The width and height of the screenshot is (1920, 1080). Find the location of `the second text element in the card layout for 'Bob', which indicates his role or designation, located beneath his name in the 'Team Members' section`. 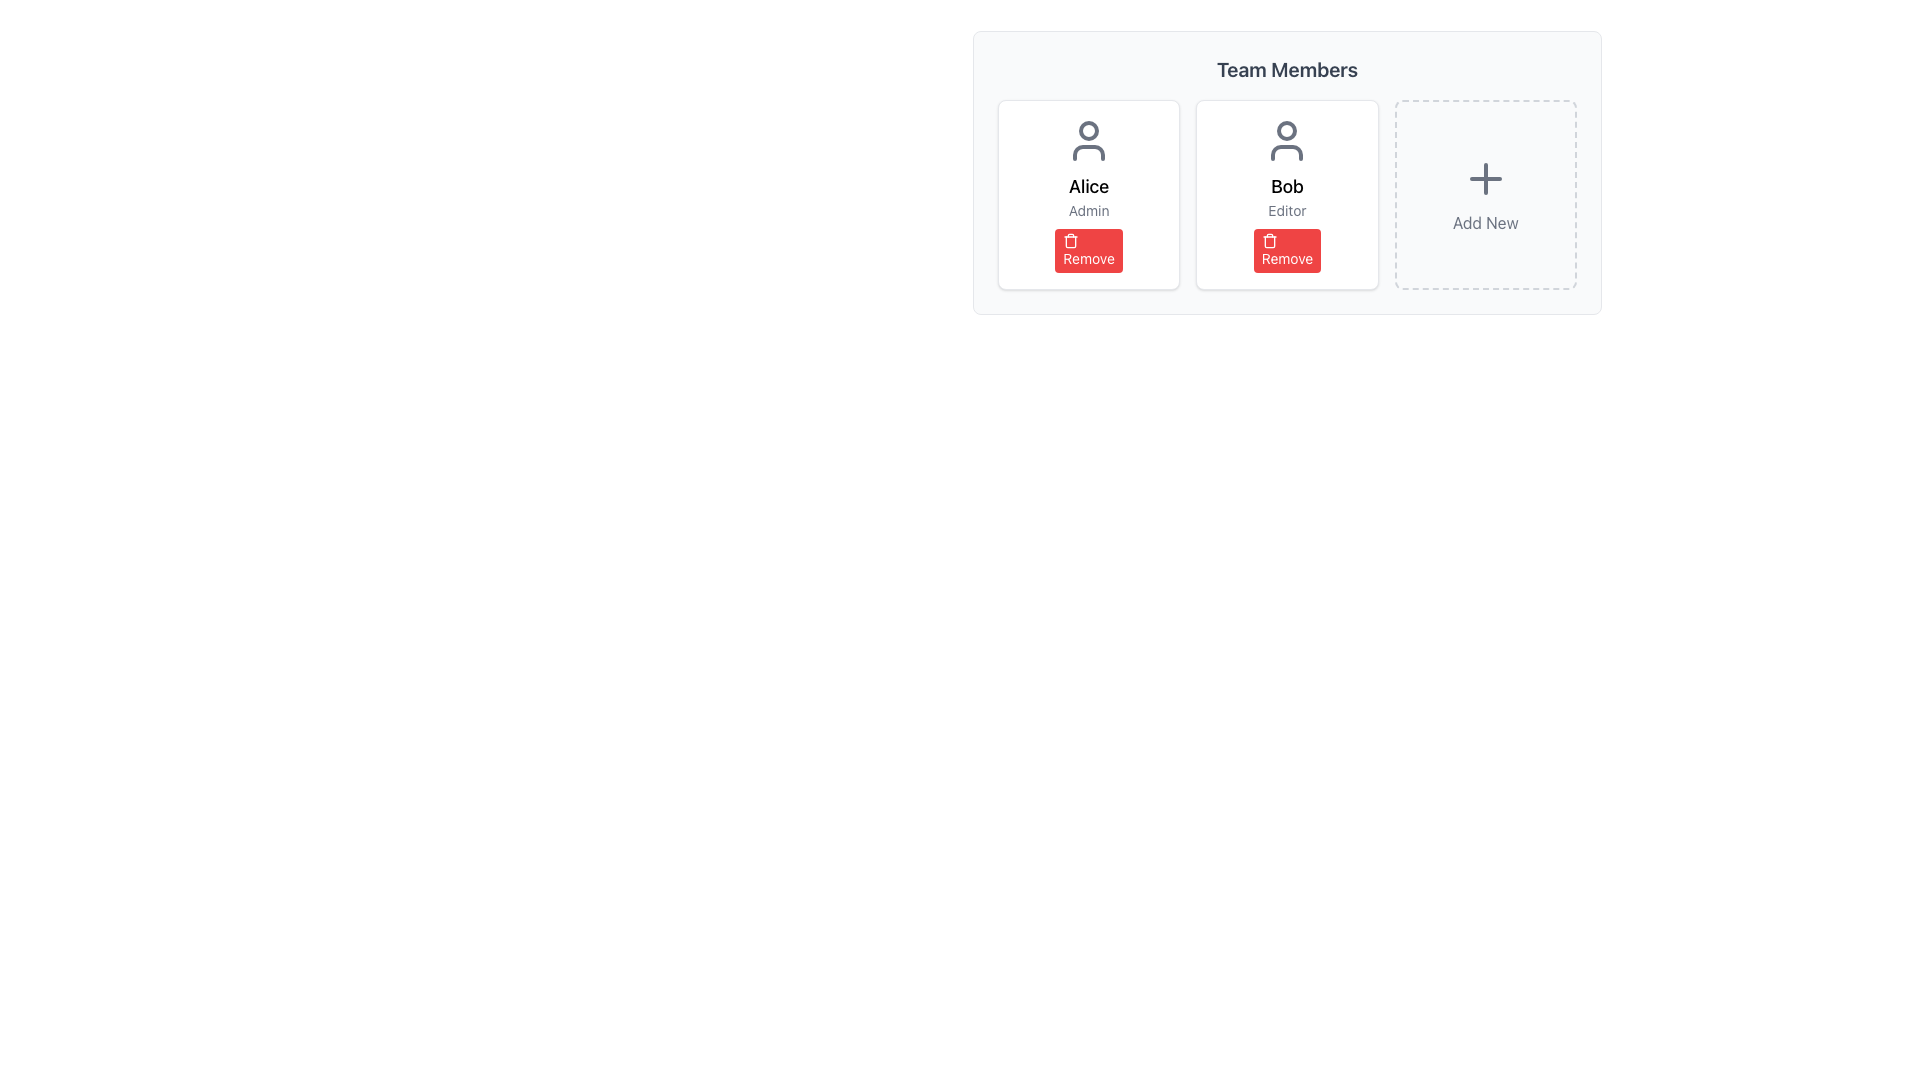

the second text element in the card layout for 'Bob', which indicates his role or designation, located beneath his name in the 'Team Members' section is located at coordinates (1287, 211).